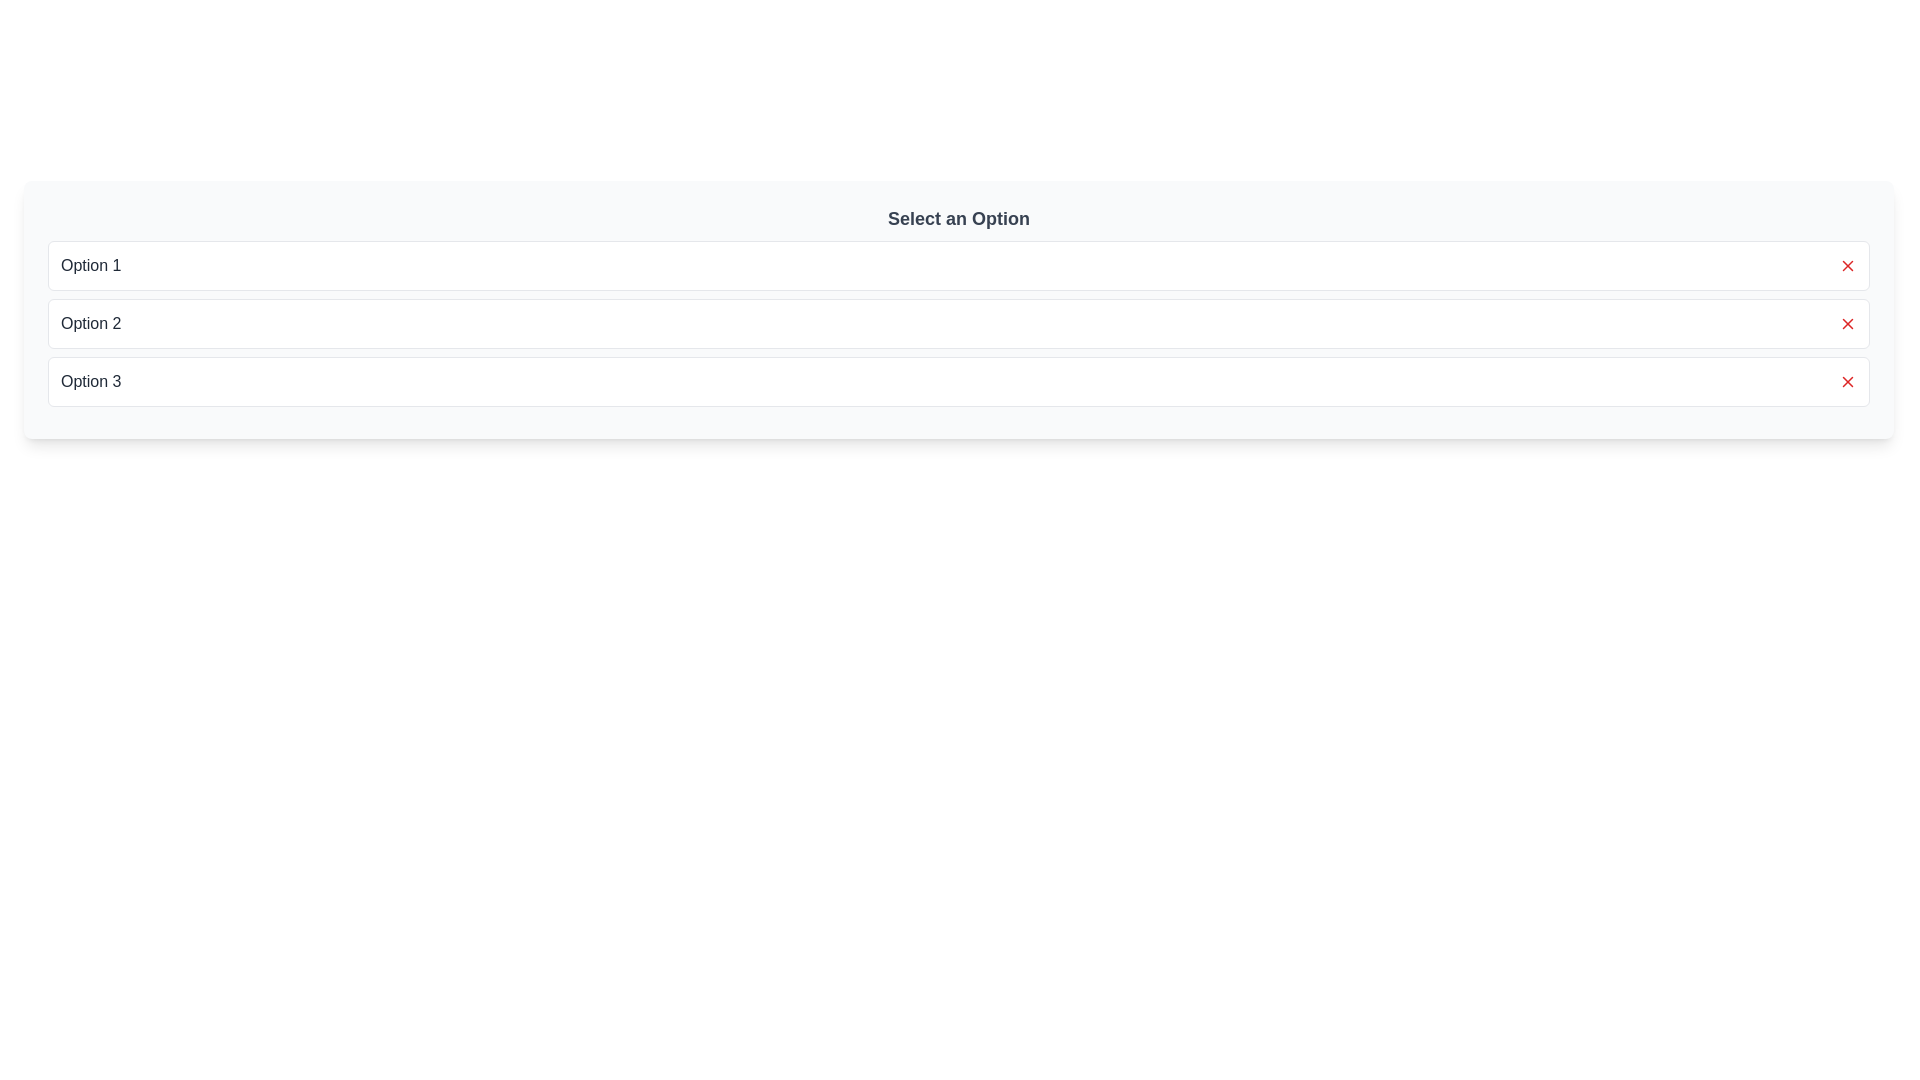  Describe the element at coordinates (90, 323) in the screenshot. I see `the text label displaying 'Option 2' which is centrally positioned in the second row of a vertically arranged list of options` at that location.